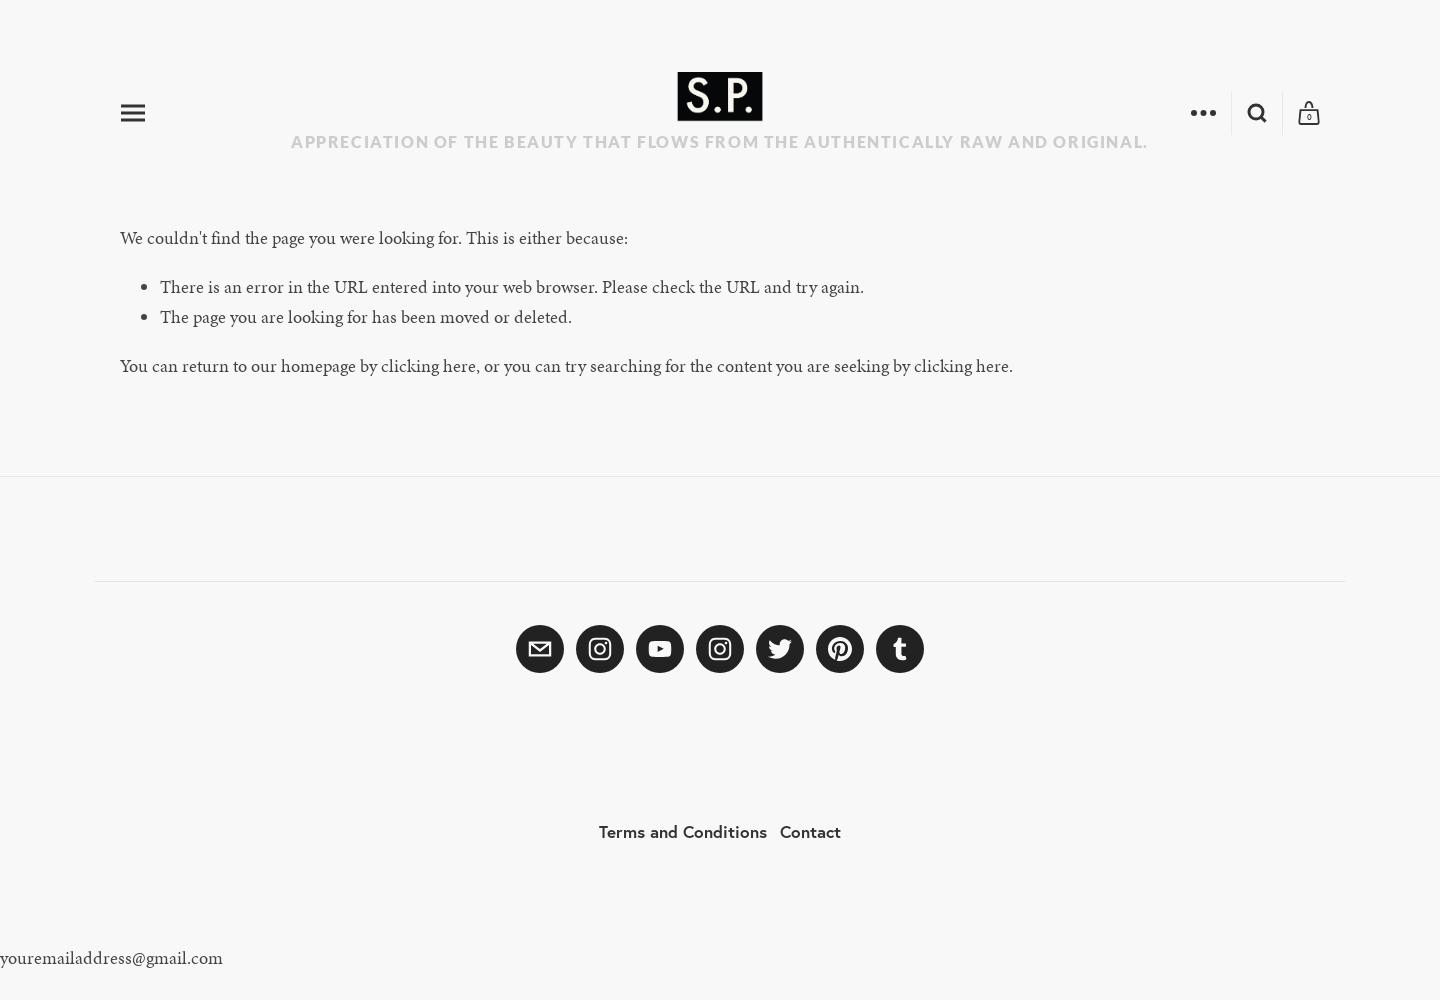 This screenshot has width=1440, height=1000. I want to click on ', or you can try searching for the
  content you are seeking by', so click(694, 363).